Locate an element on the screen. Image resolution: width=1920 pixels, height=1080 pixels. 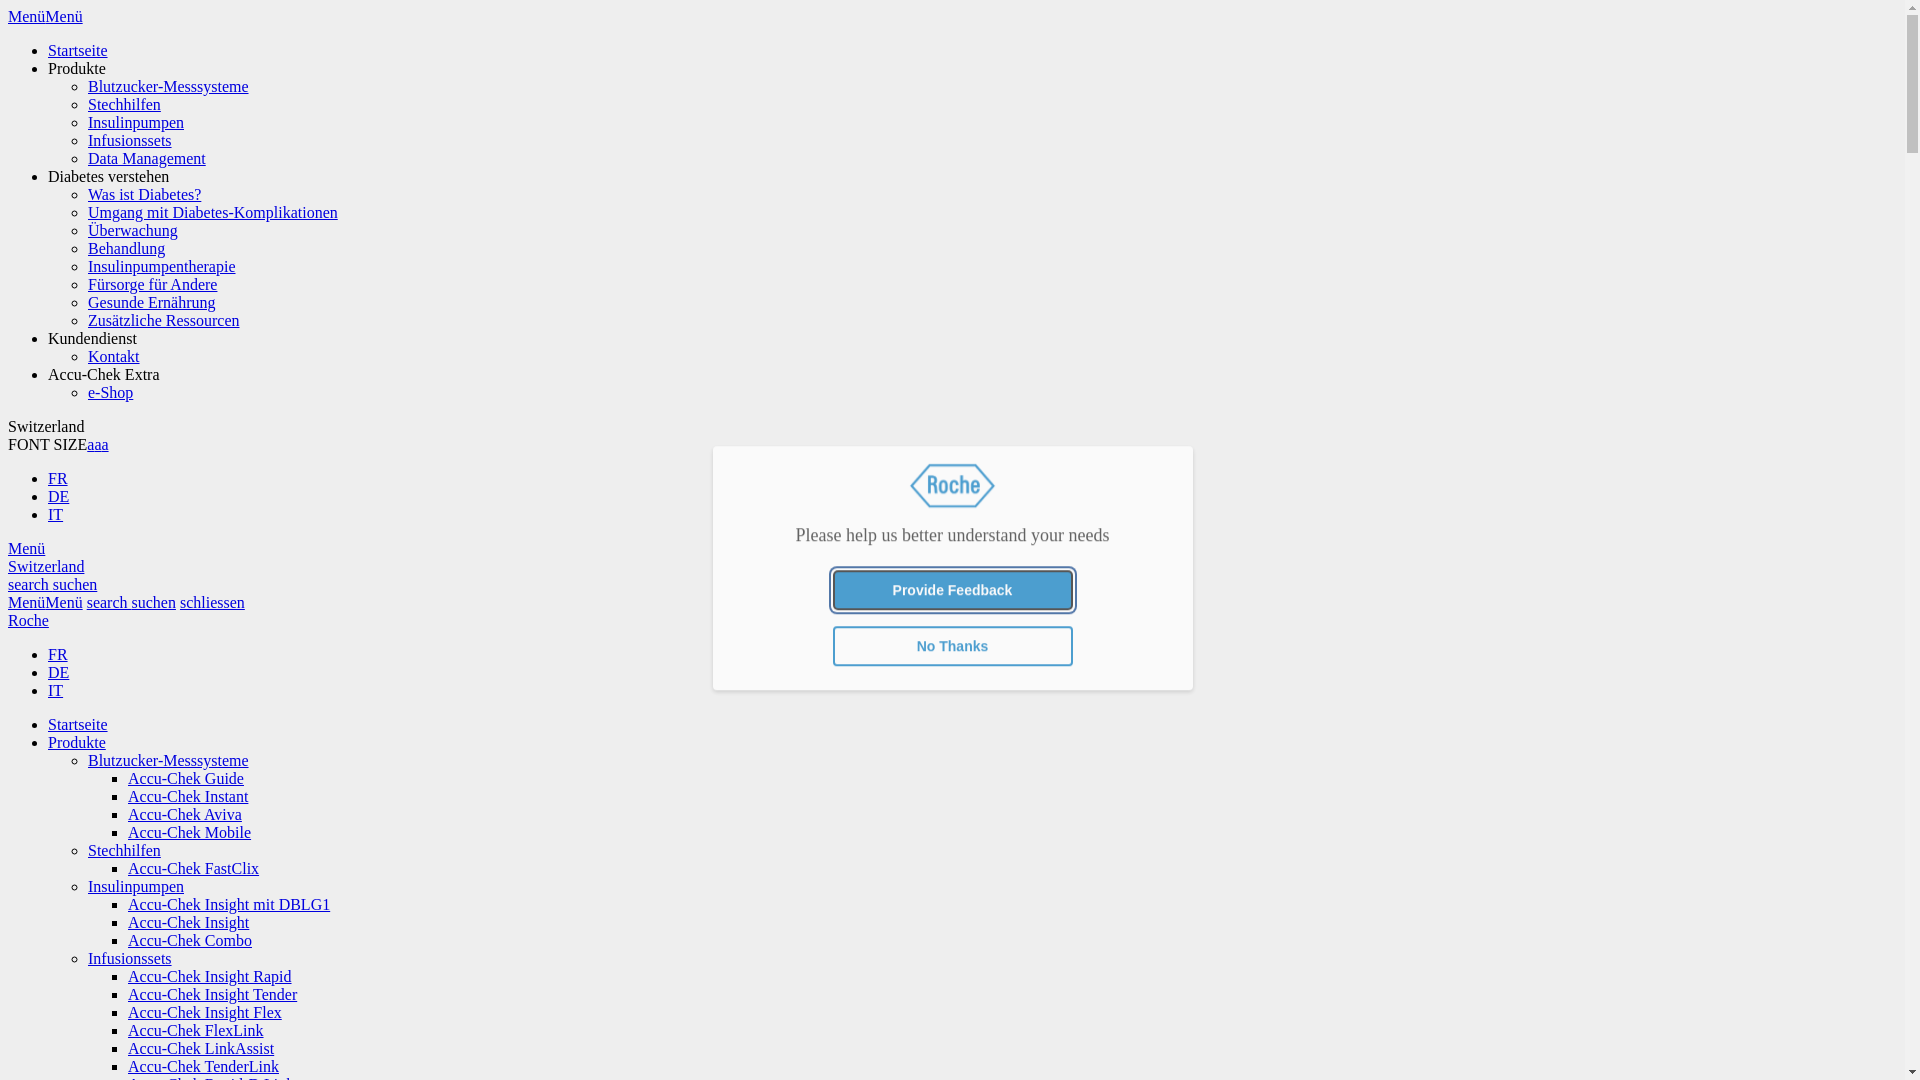
'a' is located at coordinates (96, 443).